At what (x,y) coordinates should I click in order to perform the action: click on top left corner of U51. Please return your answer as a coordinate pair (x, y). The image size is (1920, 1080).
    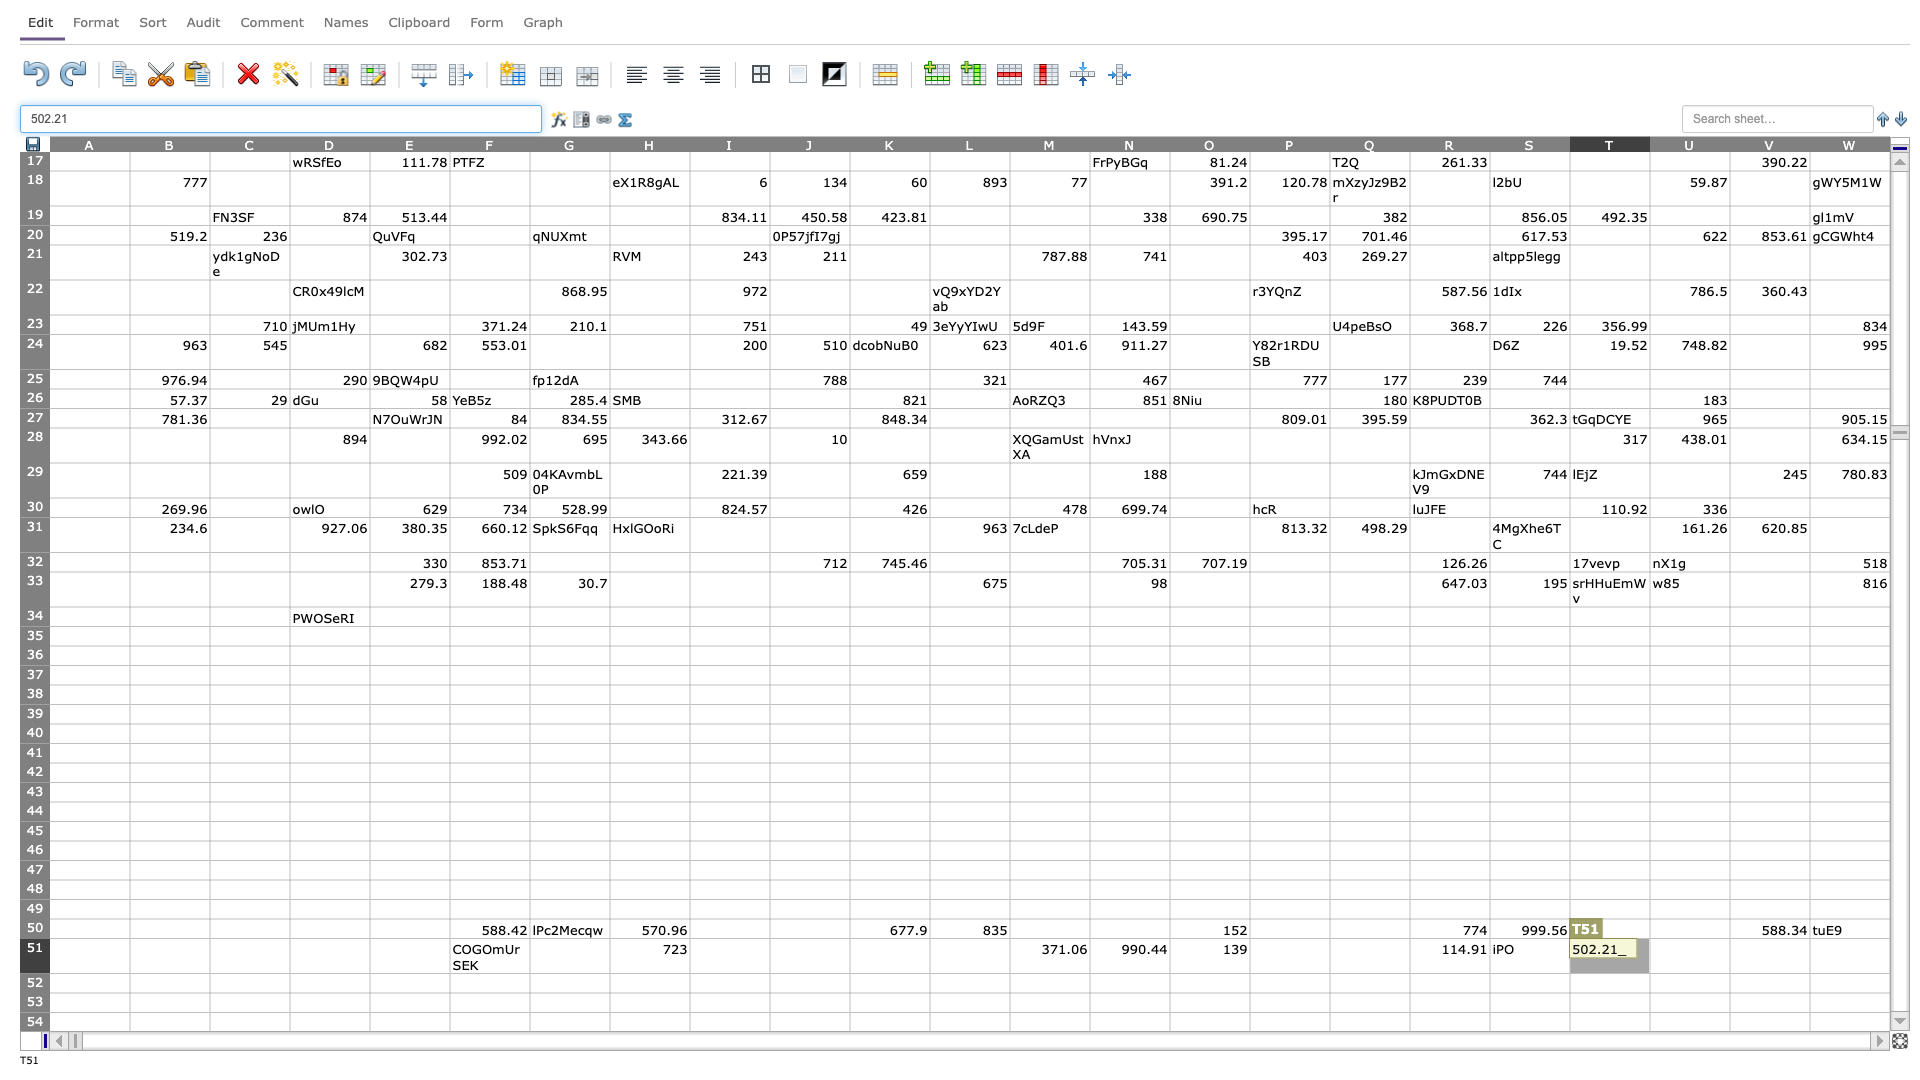
    Looking at the image, I should click on (1650, 938).